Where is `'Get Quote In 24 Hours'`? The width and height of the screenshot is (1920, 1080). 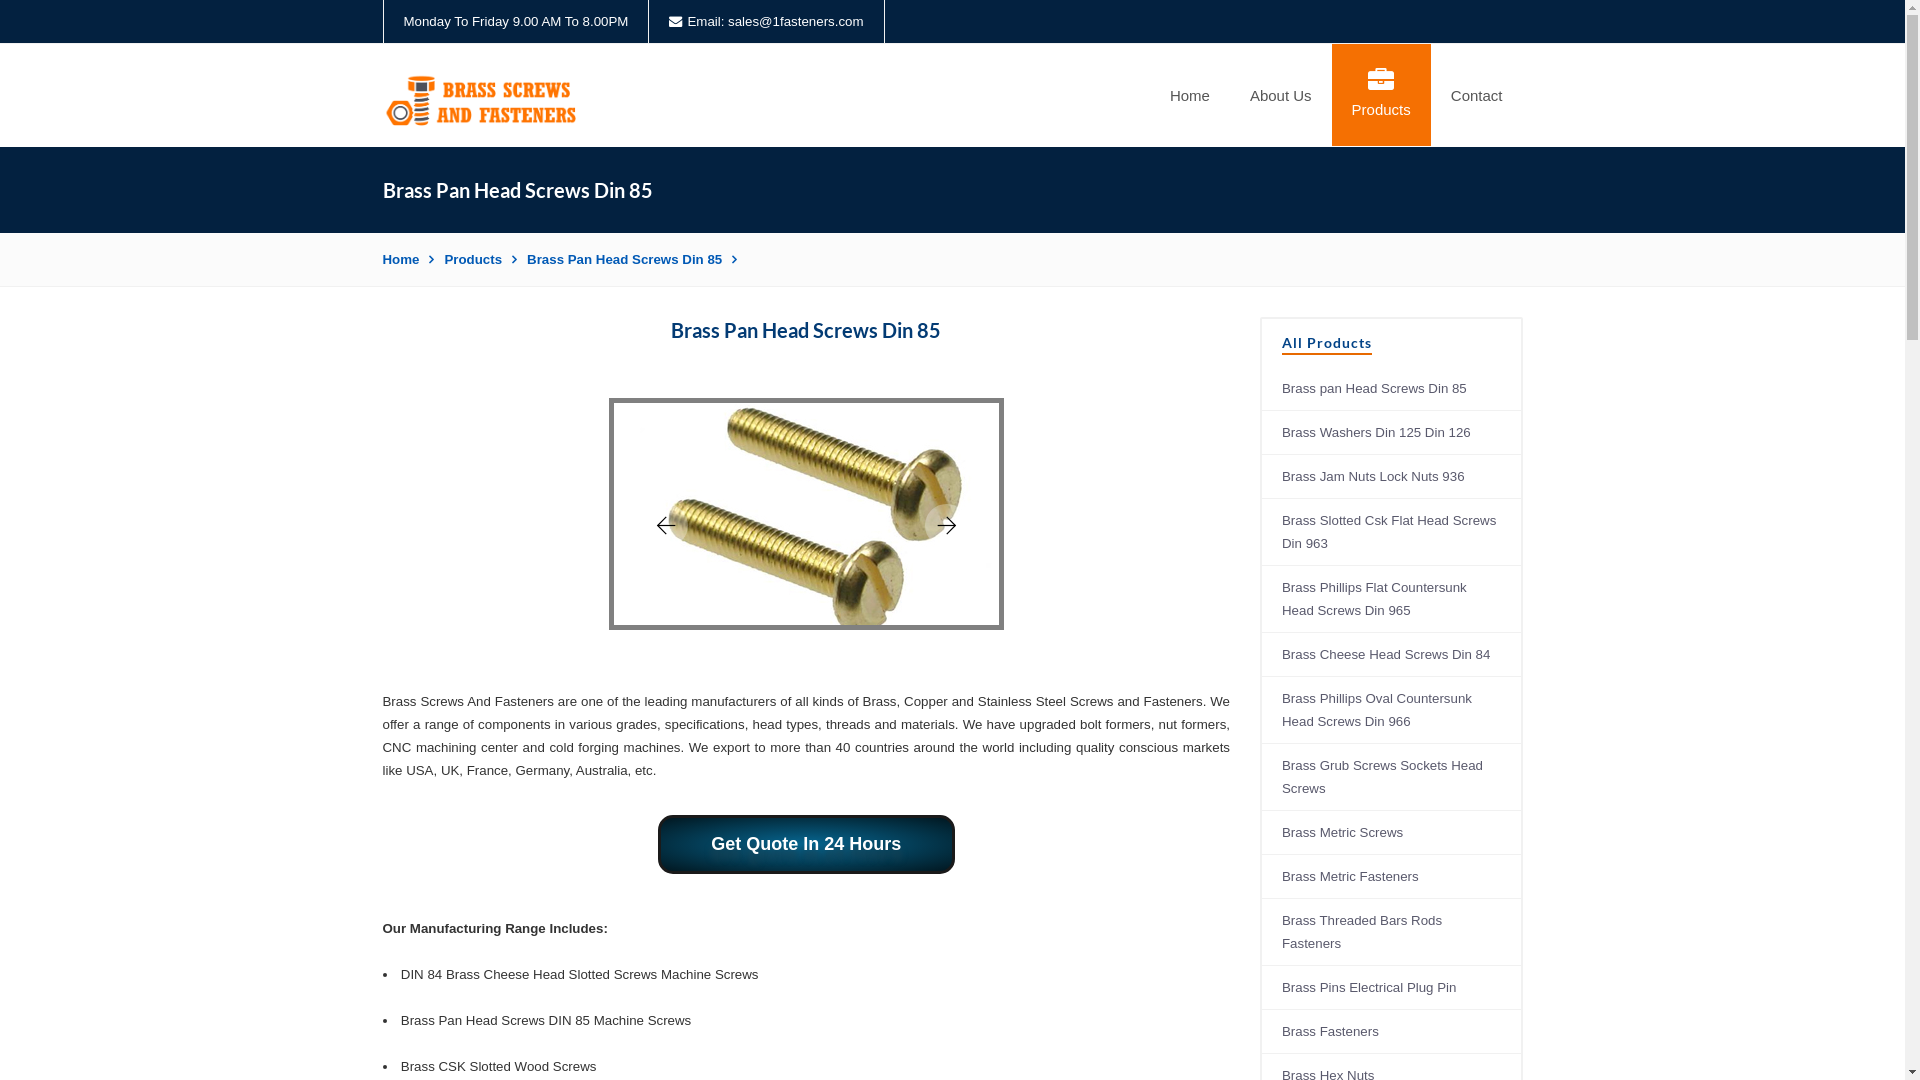 'Get Quote In 24 Hours' is located at coordinates (806, 844).